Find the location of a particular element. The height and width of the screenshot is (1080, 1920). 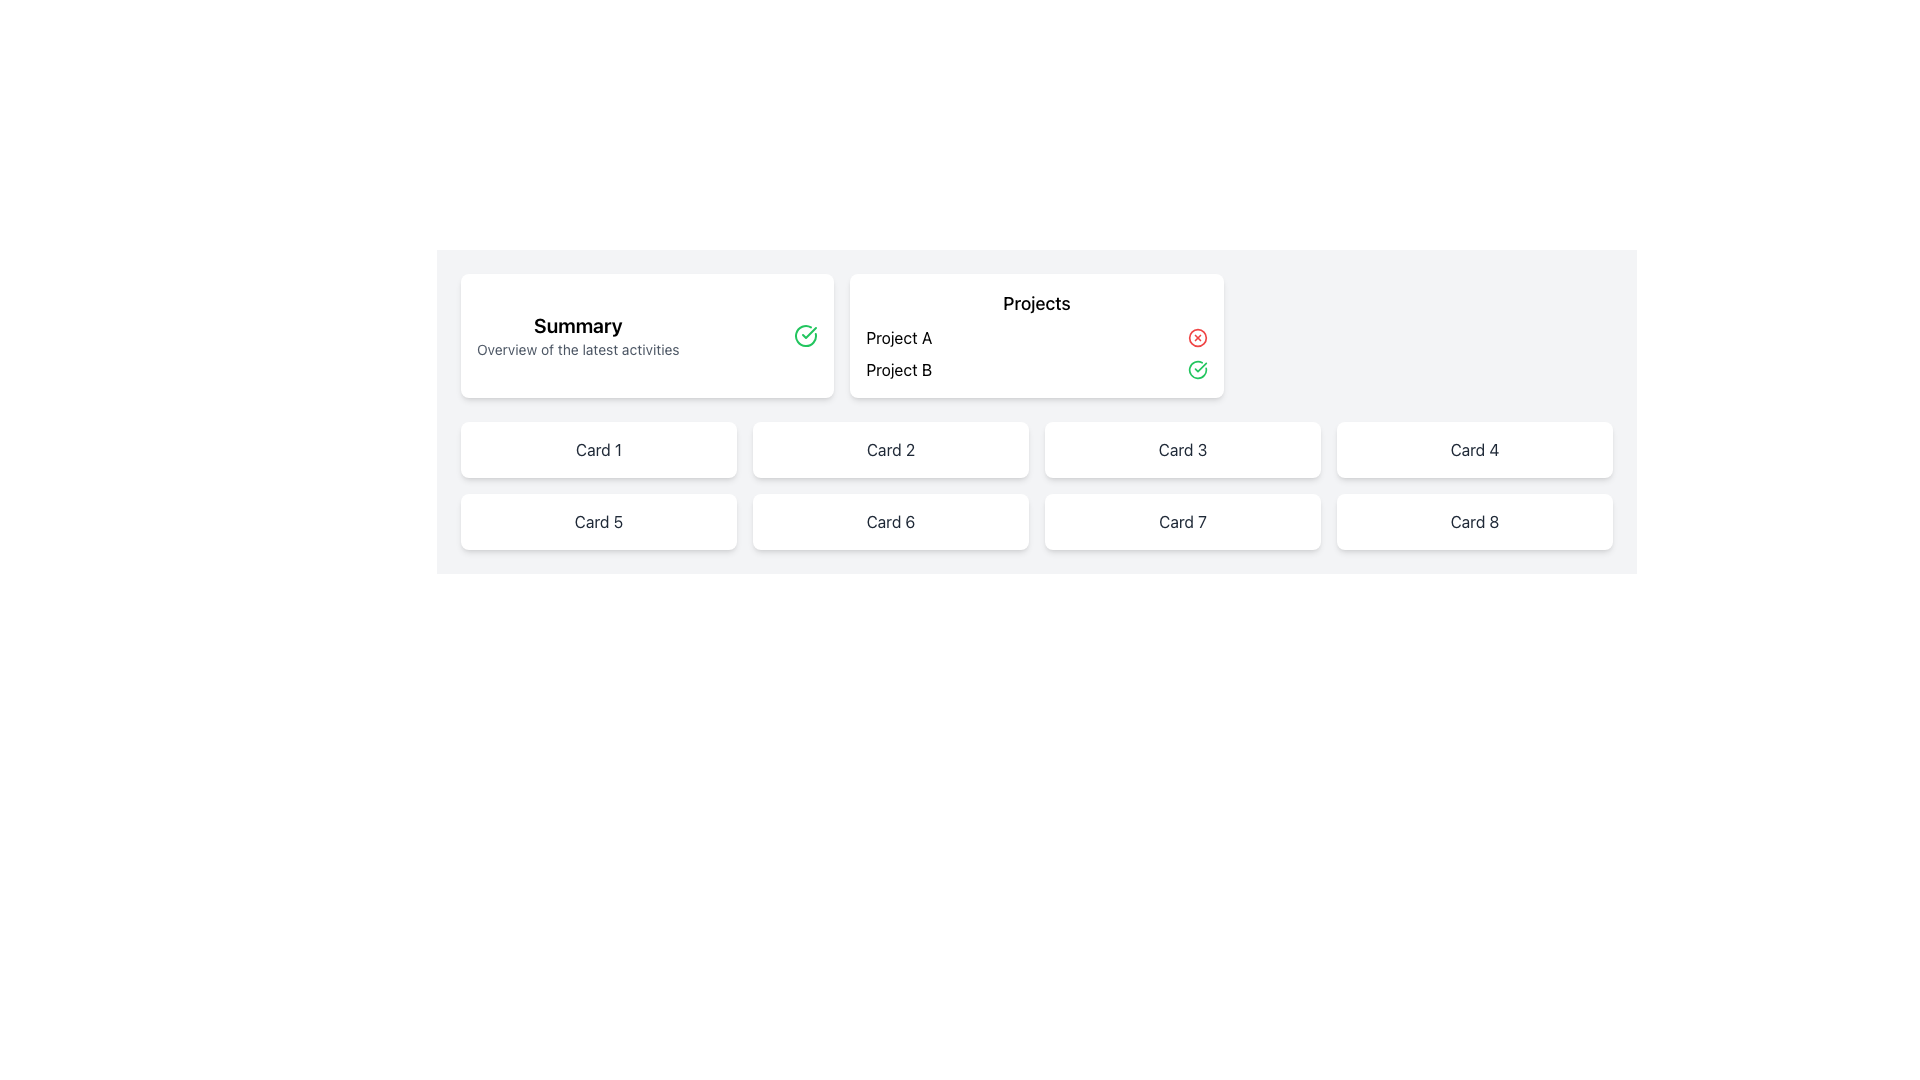

the rectangular card labeled 'Card 2' which has a white background, rounded corners, and is located in the first row of a grid layout between 'Card 1' and 'Card 3' is located at coordinates (890, 450).